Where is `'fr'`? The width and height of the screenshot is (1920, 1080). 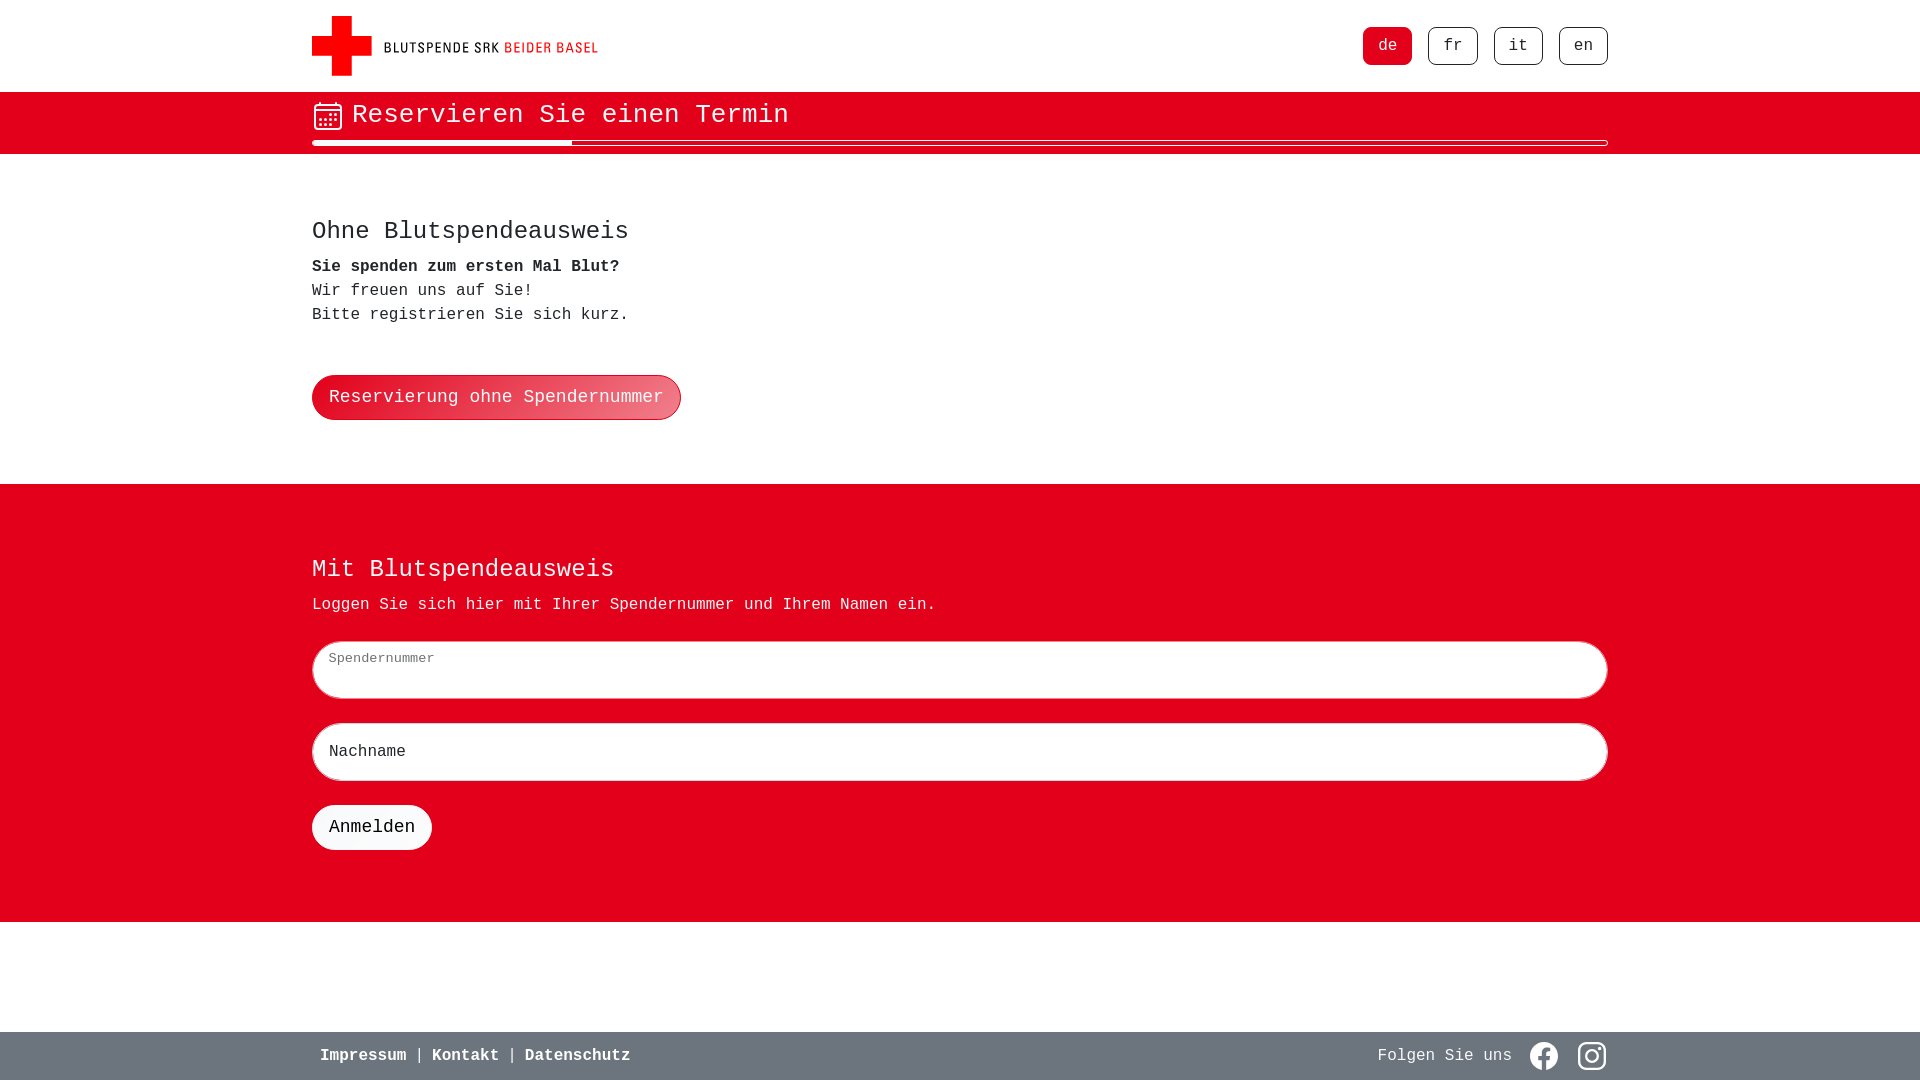 'fr' is located at coordinates (1452, 45).